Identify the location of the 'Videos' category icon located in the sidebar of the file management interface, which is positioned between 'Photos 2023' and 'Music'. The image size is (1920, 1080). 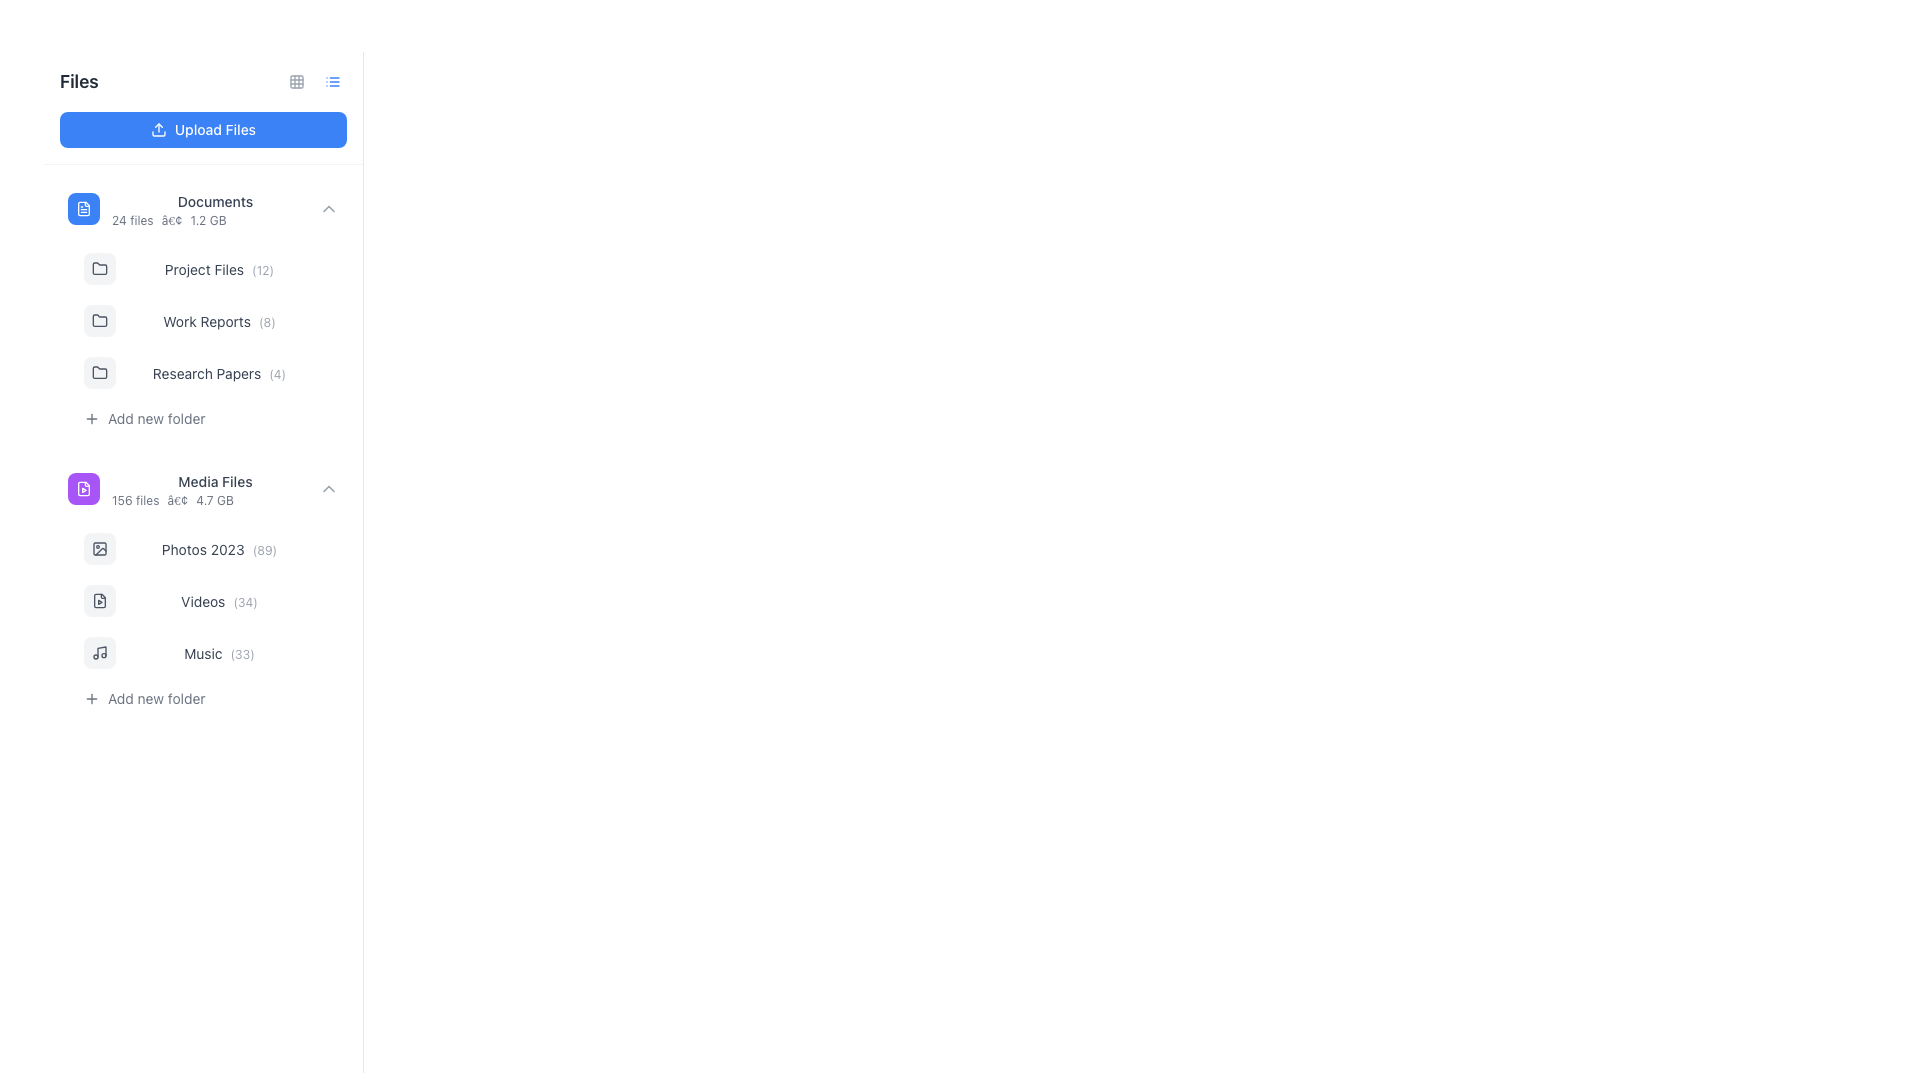
(99, 600).